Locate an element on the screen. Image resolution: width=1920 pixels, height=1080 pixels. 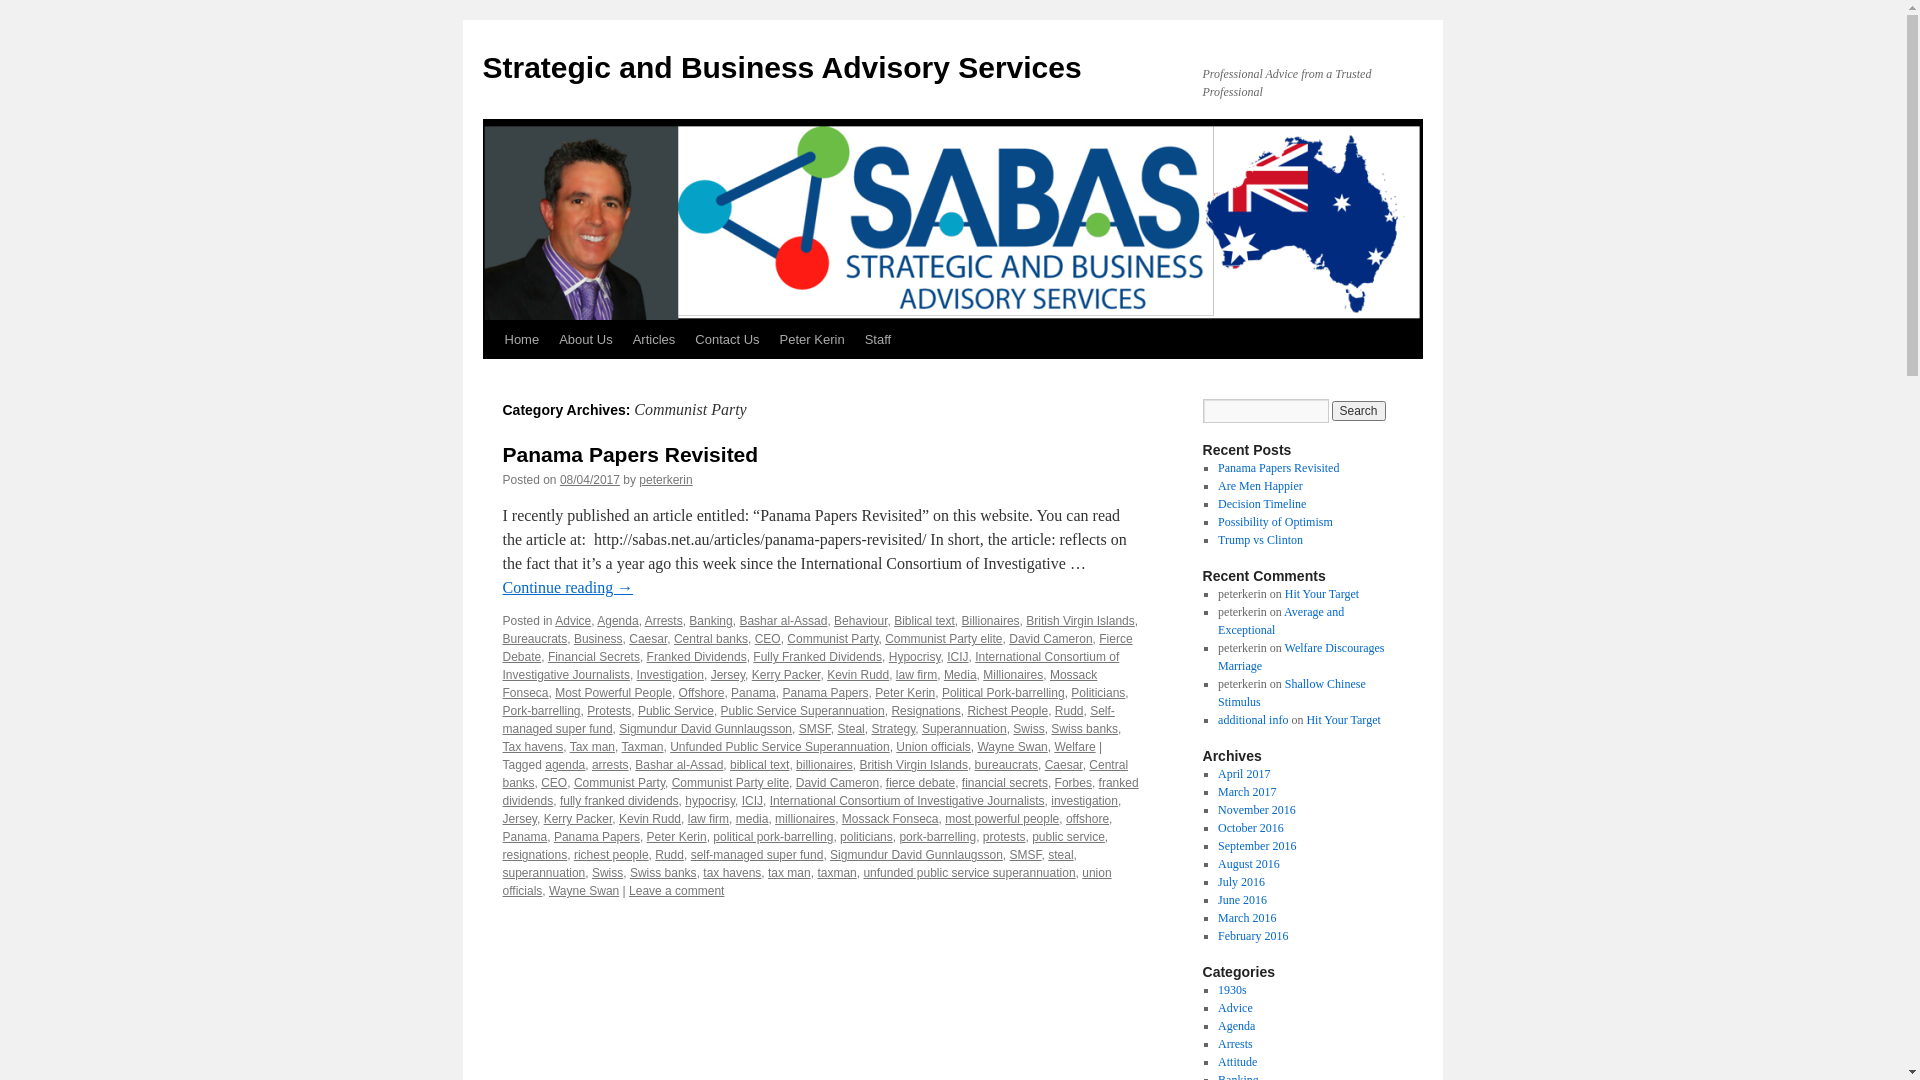
'Articles' is located at coordinates (654, 338).